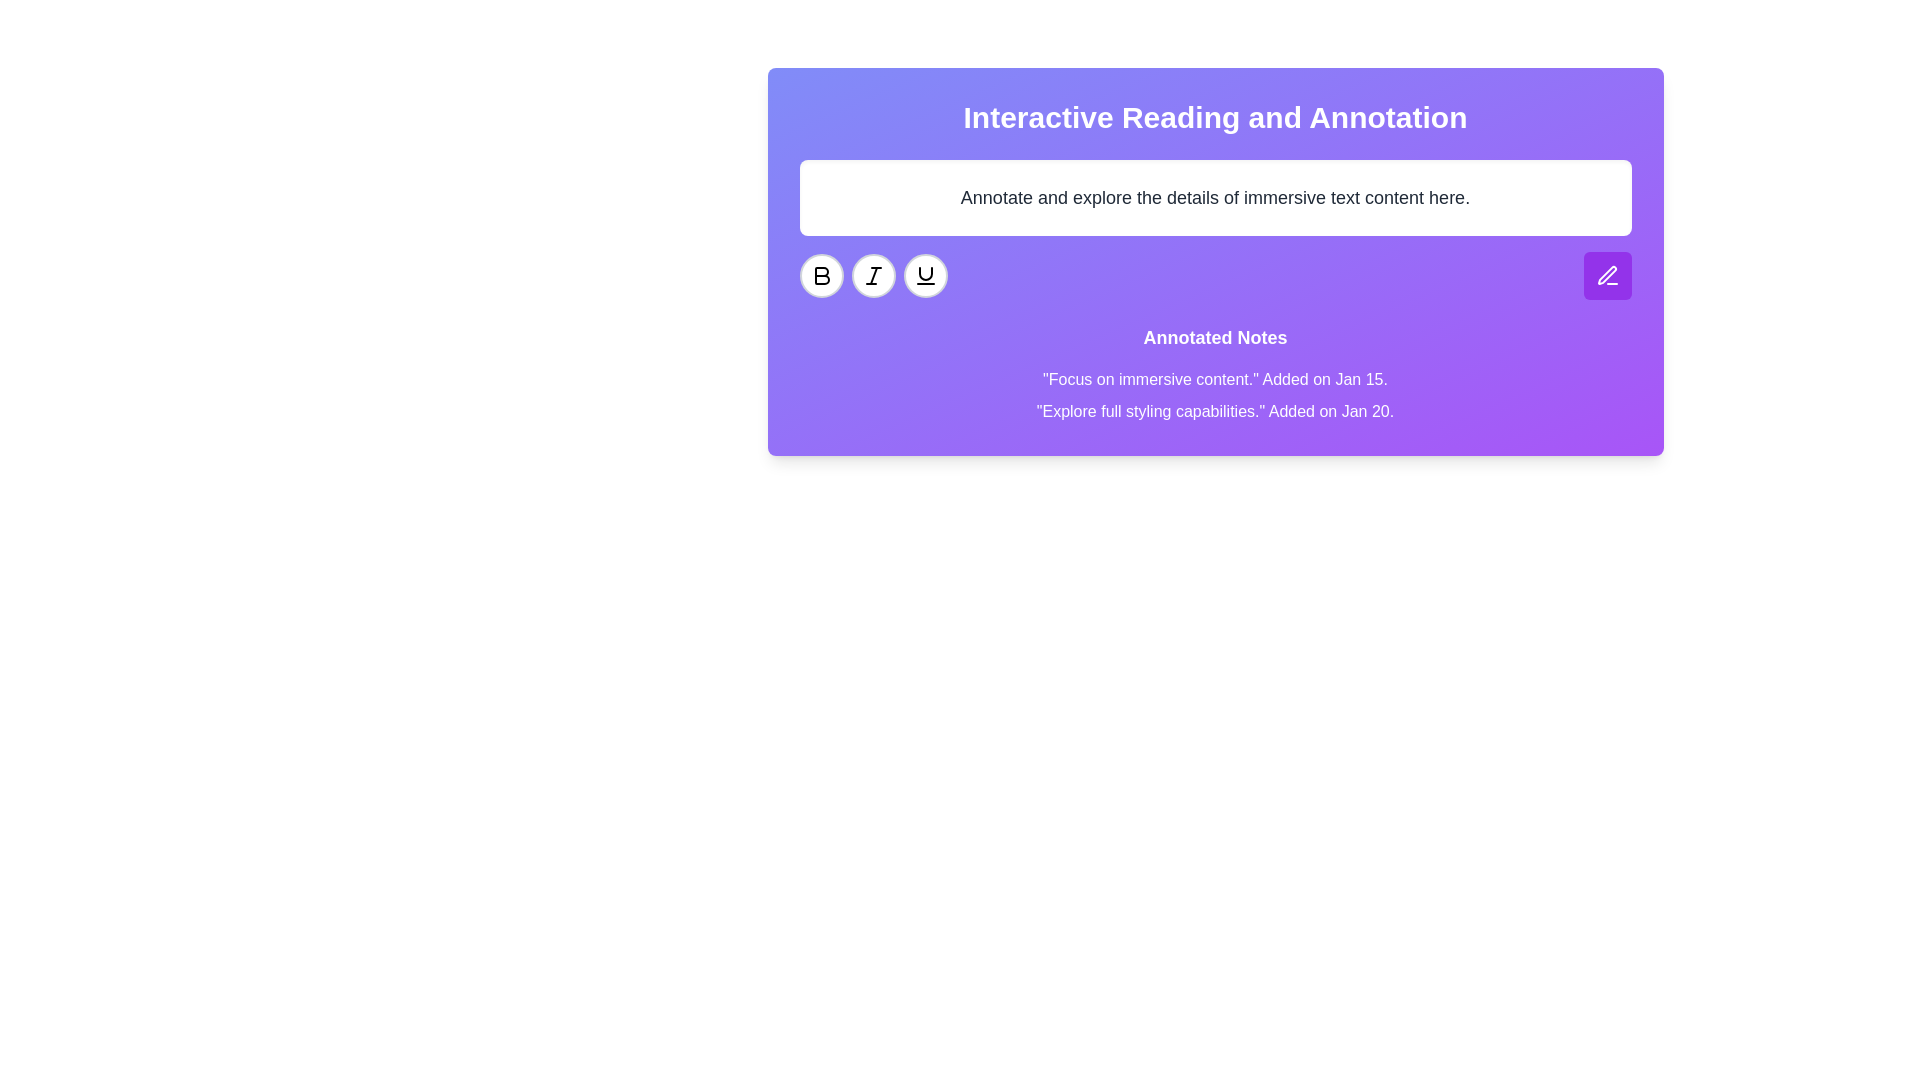  I want to click on the circular button with a white fill and gray border that features a centered italic 'I' icon, so click(873, 276).